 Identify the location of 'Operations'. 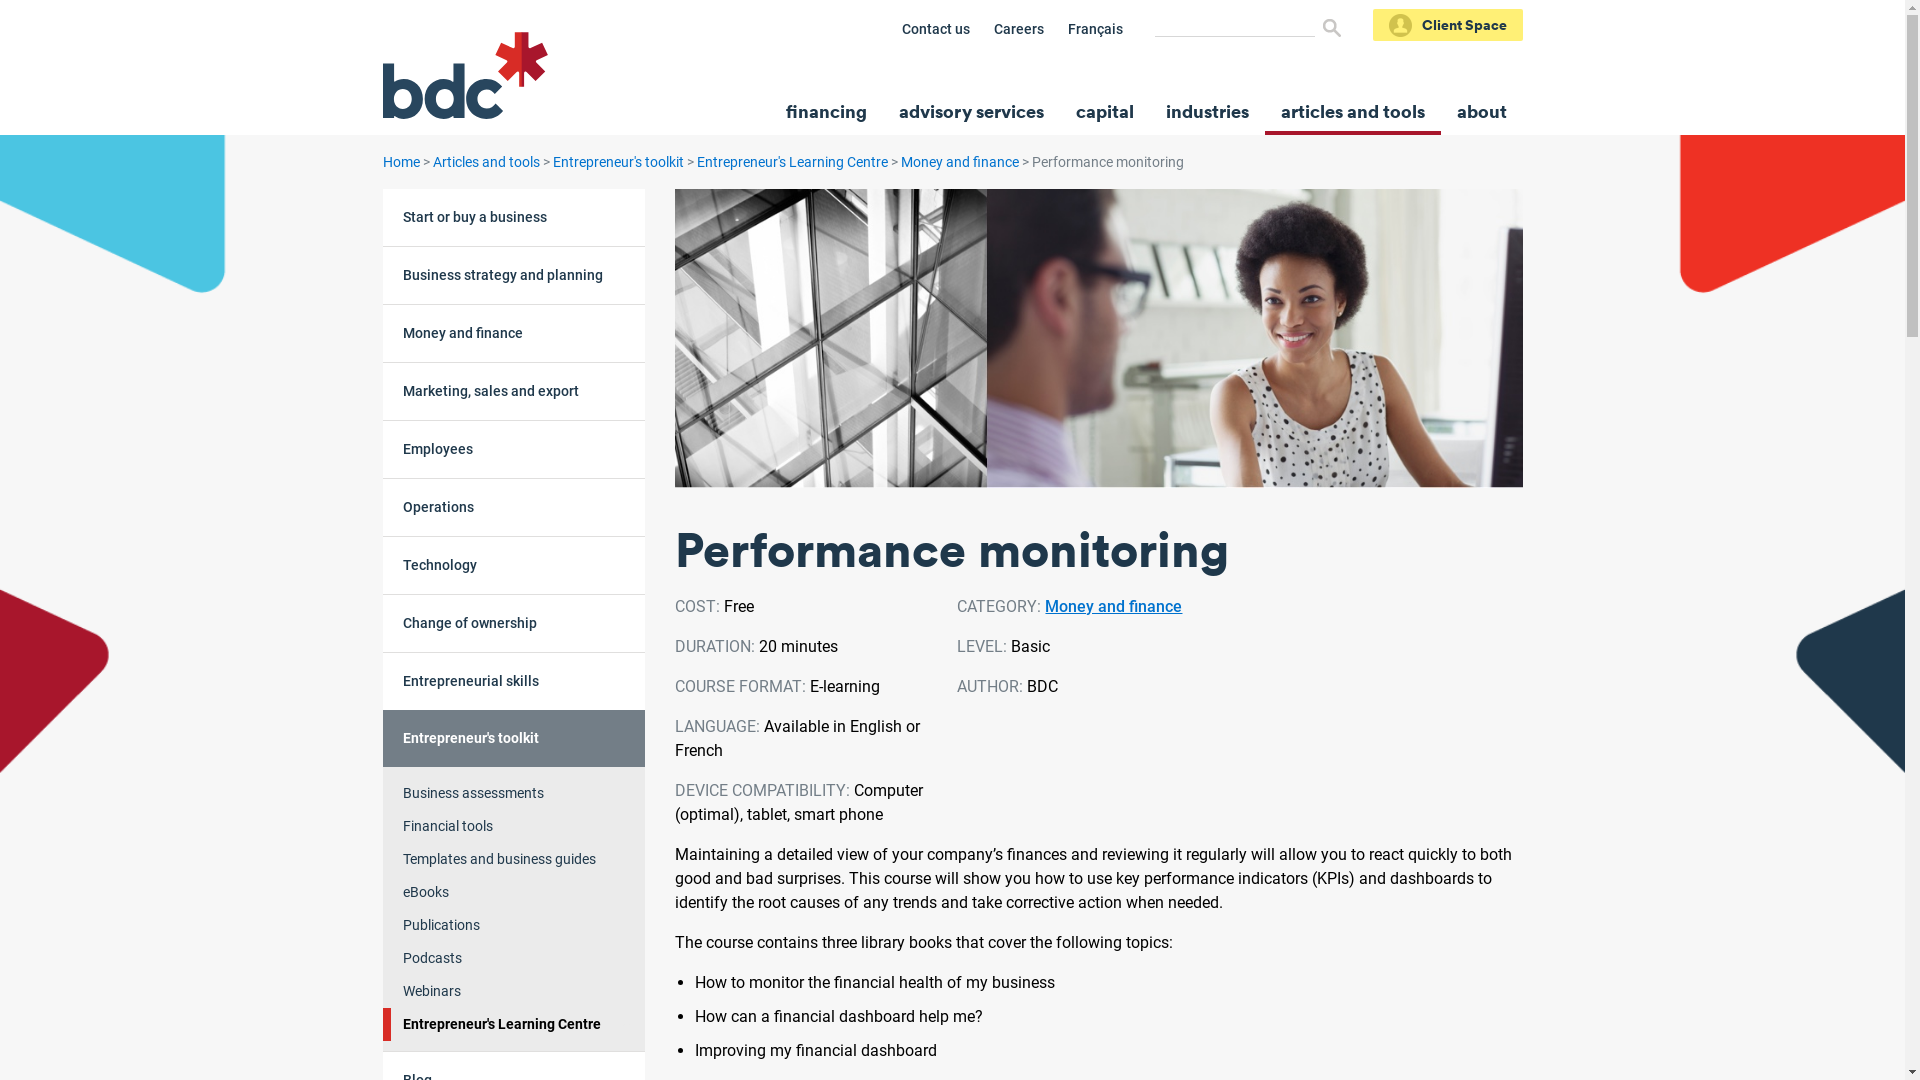
(513, 505).